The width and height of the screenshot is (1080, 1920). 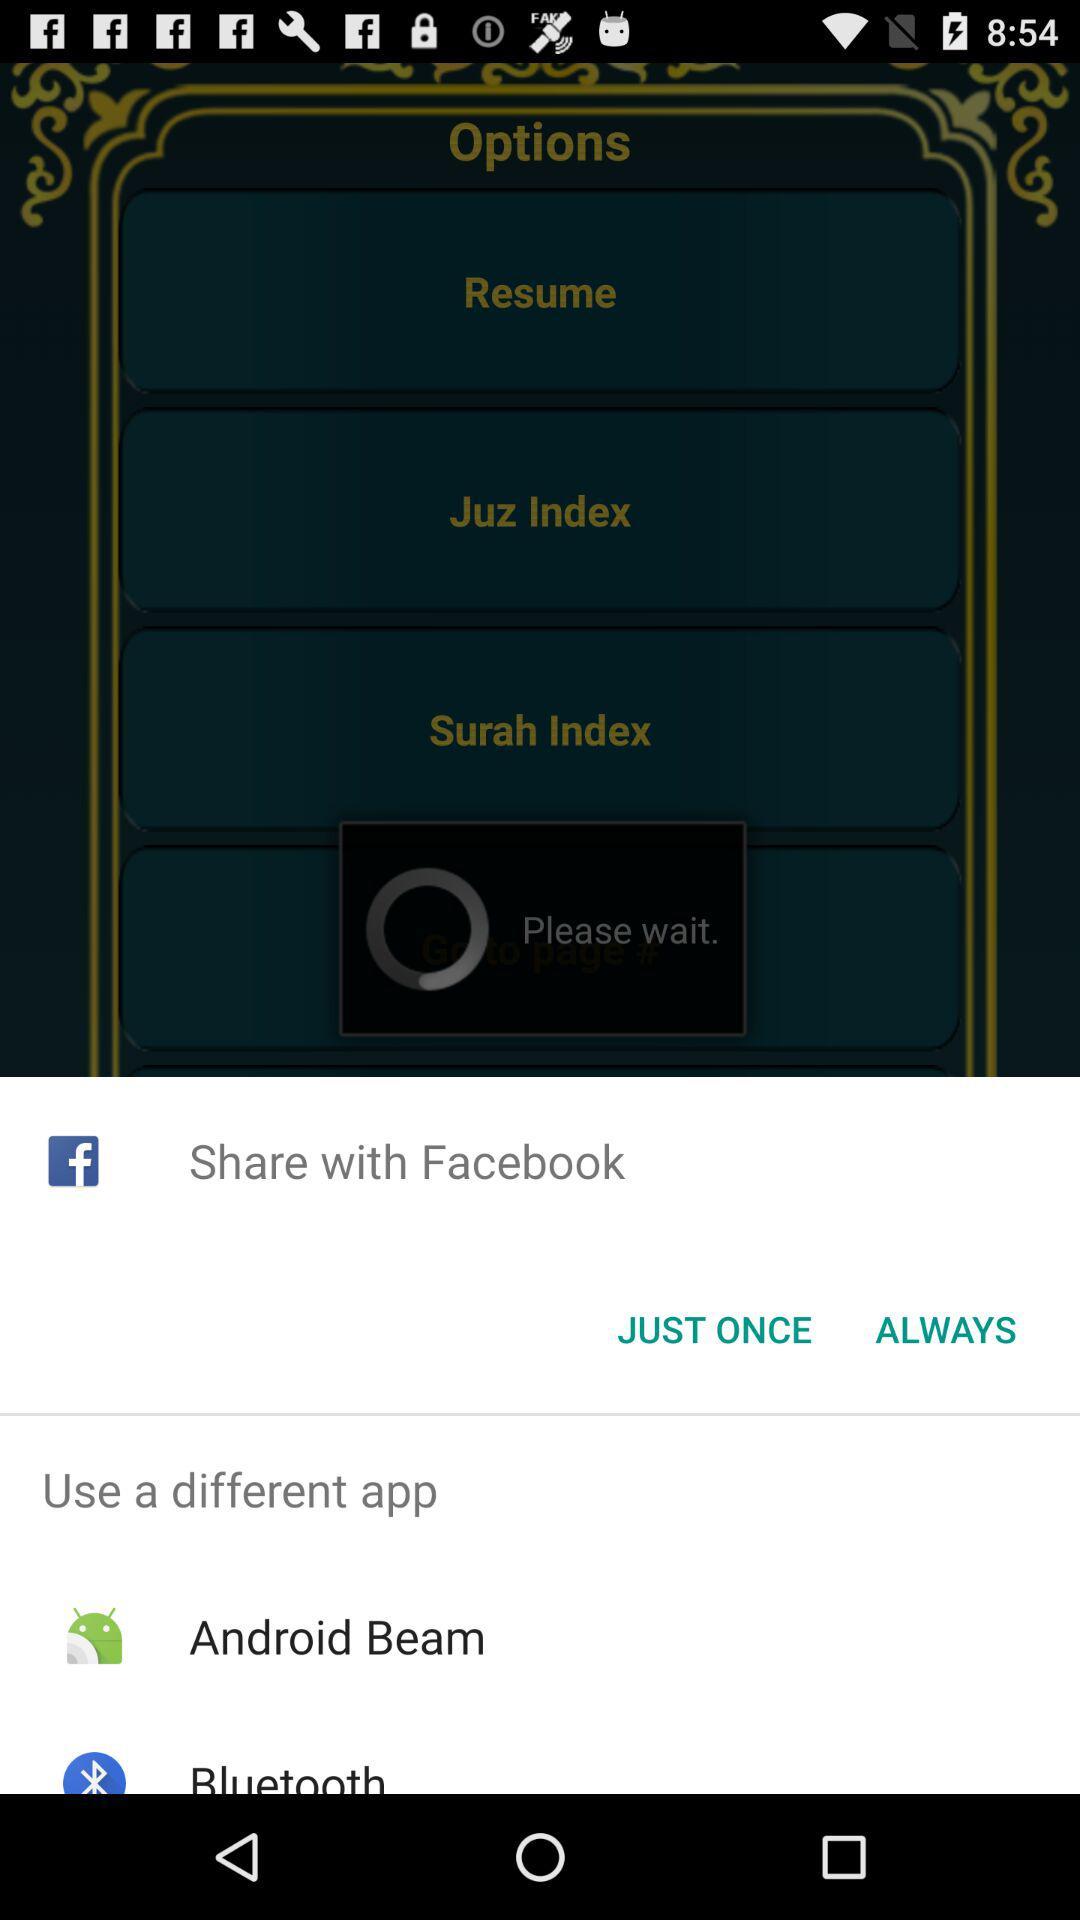 What do you see at coordinates (288, 1772) in the screenshot?
I see `the bluetooth item` at bounding box center [288, 1772].